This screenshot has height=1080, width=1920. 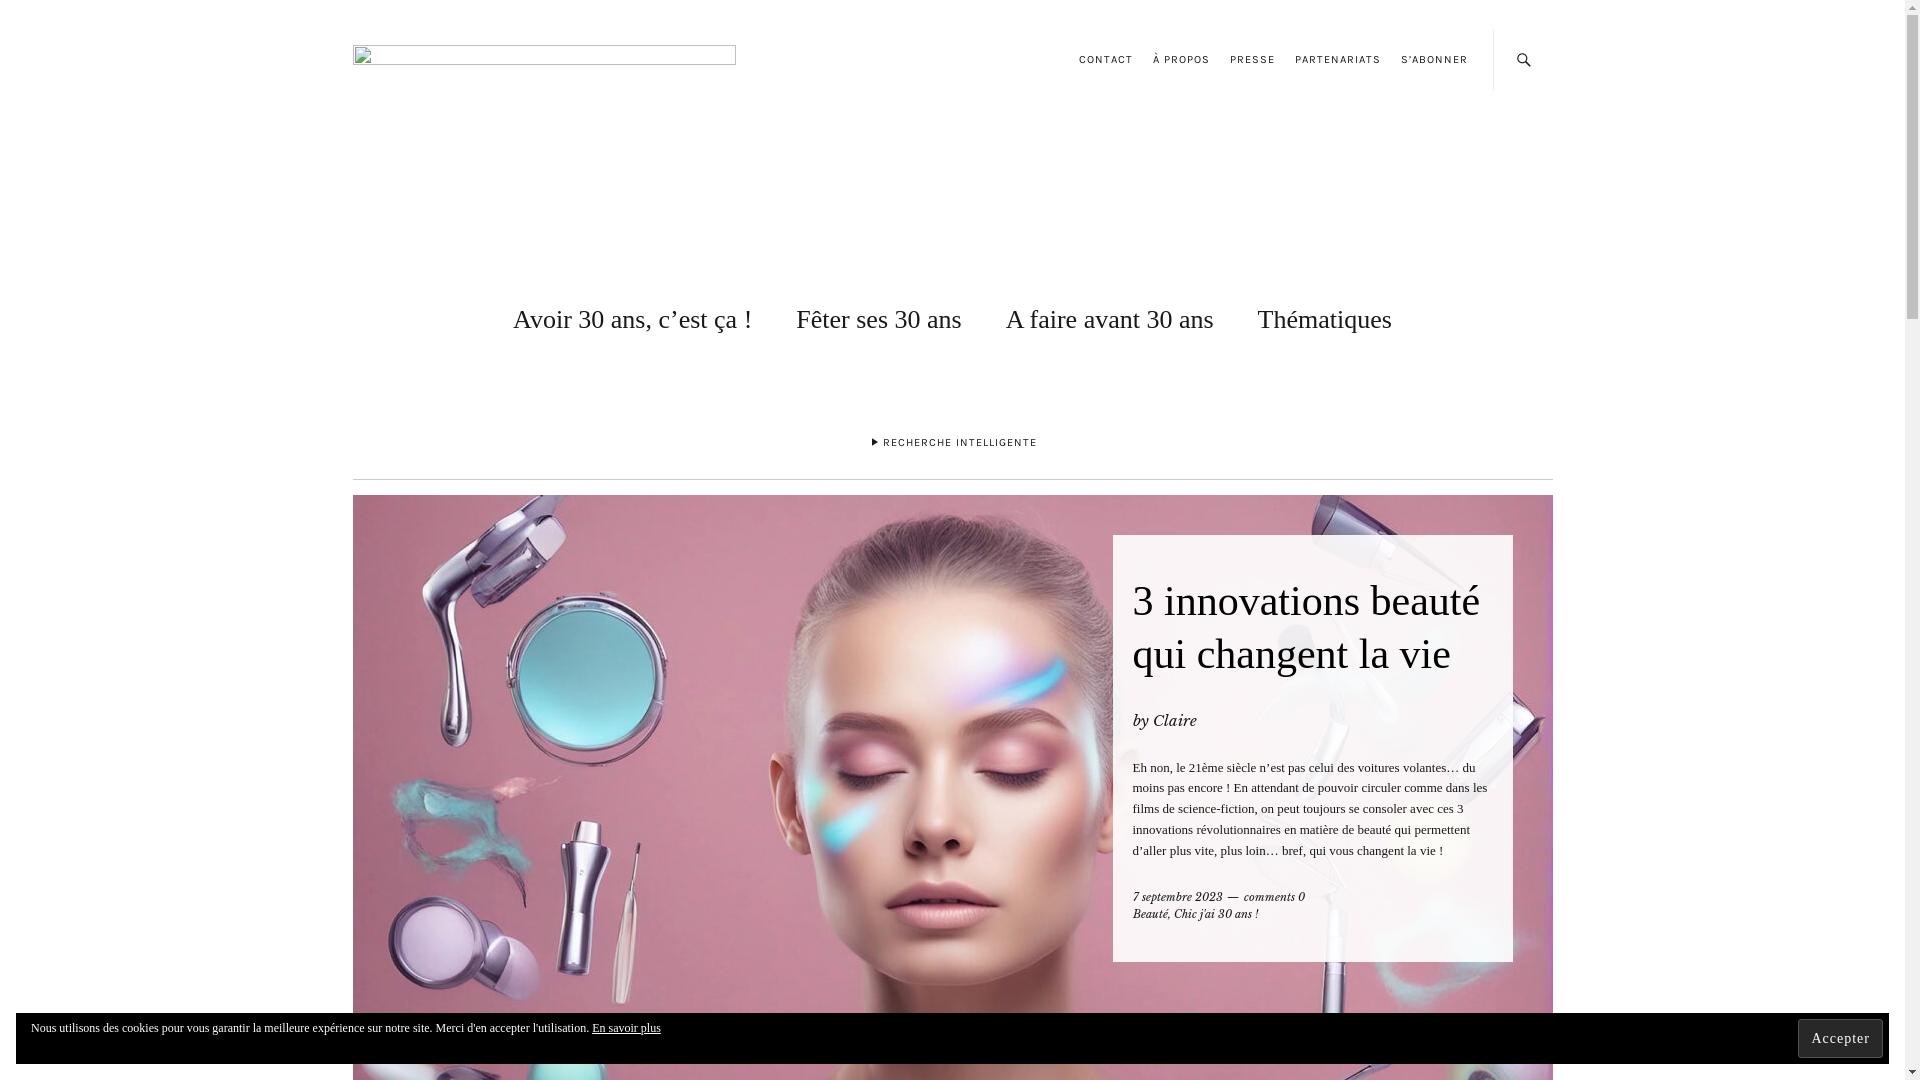 What do you see at coordinates (1174, 914) in the screenshot?
I see `'Chic j'ai 30 ans !'` at bounding box center [1174, 914].